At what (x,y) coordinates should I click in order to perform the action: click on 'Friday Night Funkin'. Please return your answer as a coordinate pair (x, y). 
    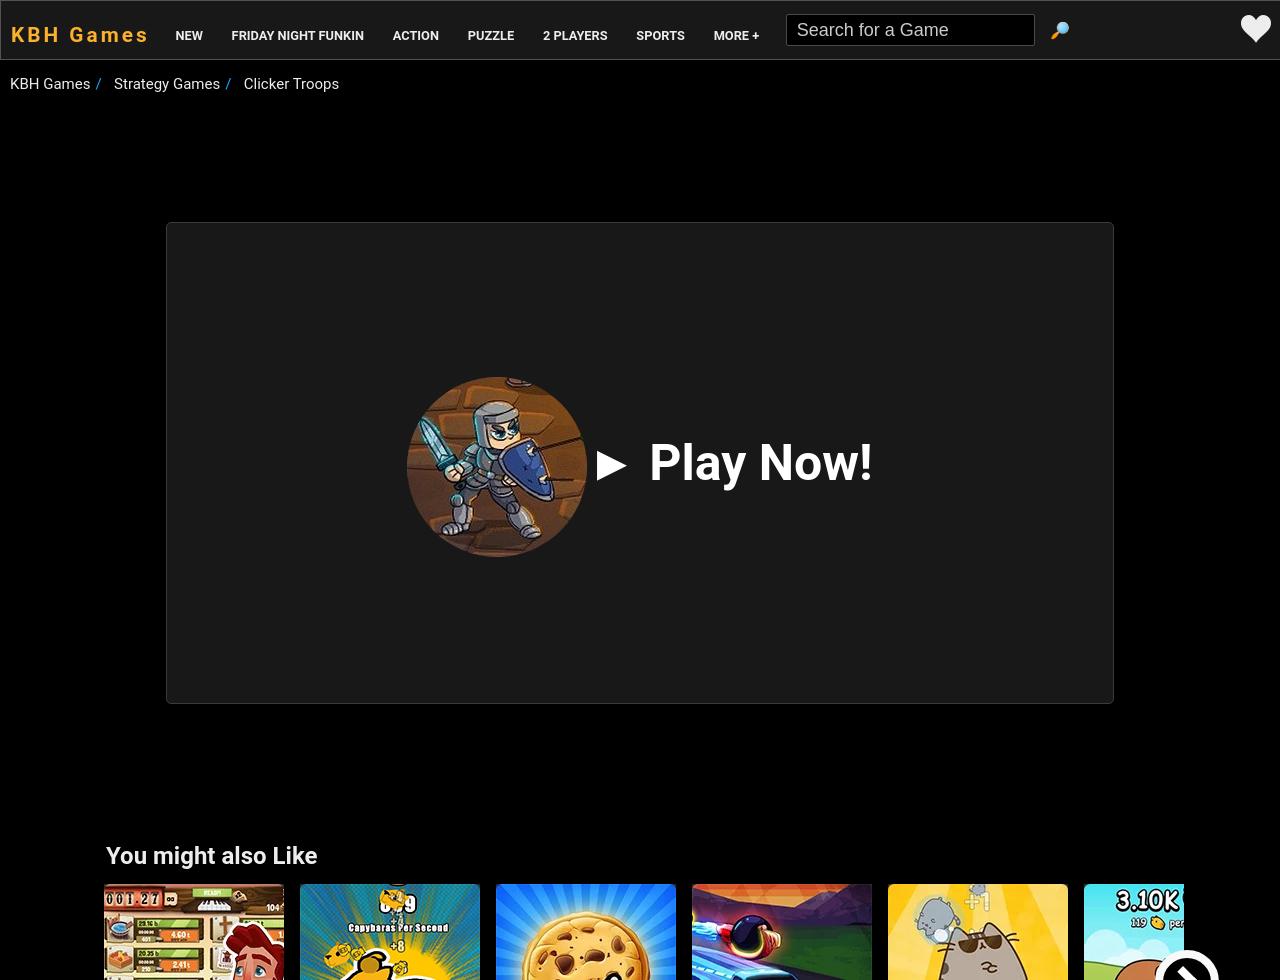
    Looking at the image, I should click on (295, 35).